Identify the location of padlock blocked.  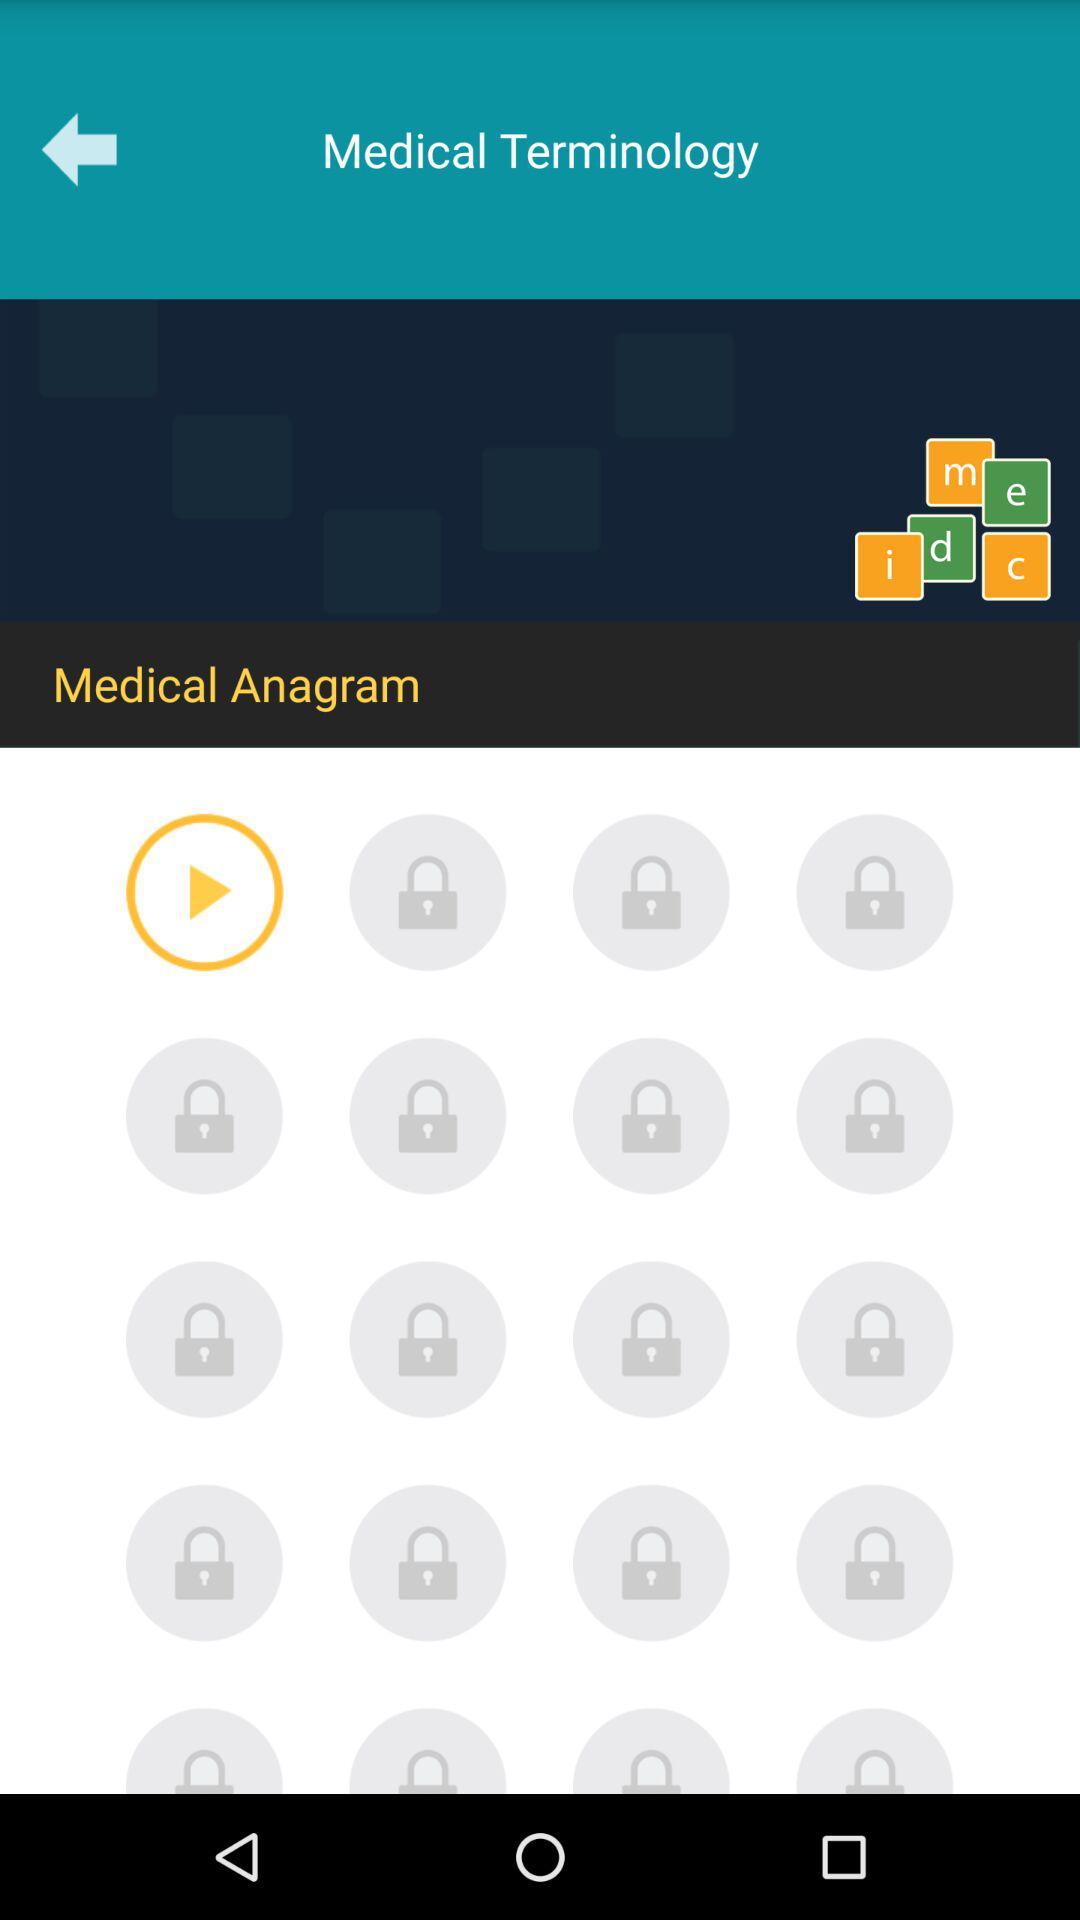
(427, 1562).